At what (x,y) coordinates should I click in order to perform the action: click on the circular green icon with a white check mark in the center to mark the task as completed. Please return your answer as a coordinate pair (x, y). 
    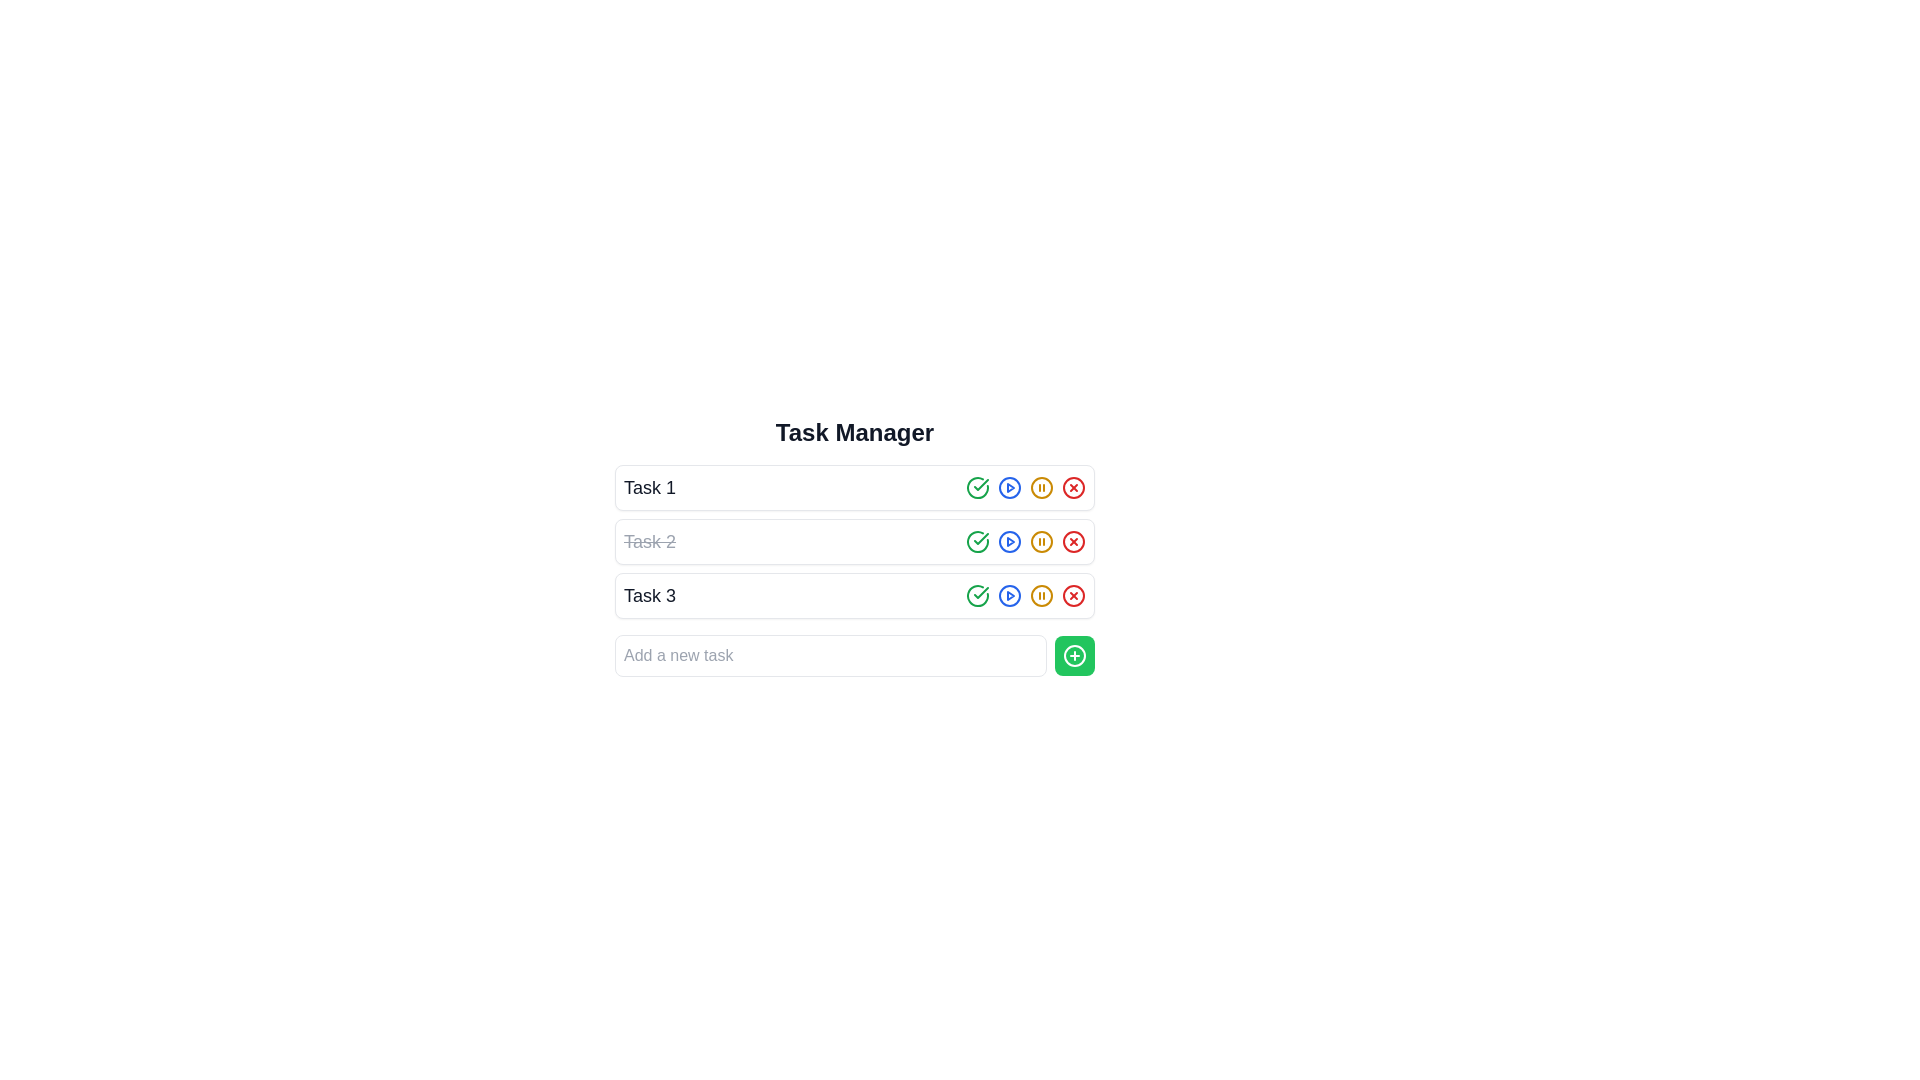
    Looking at the image, I should click on (978, 542).